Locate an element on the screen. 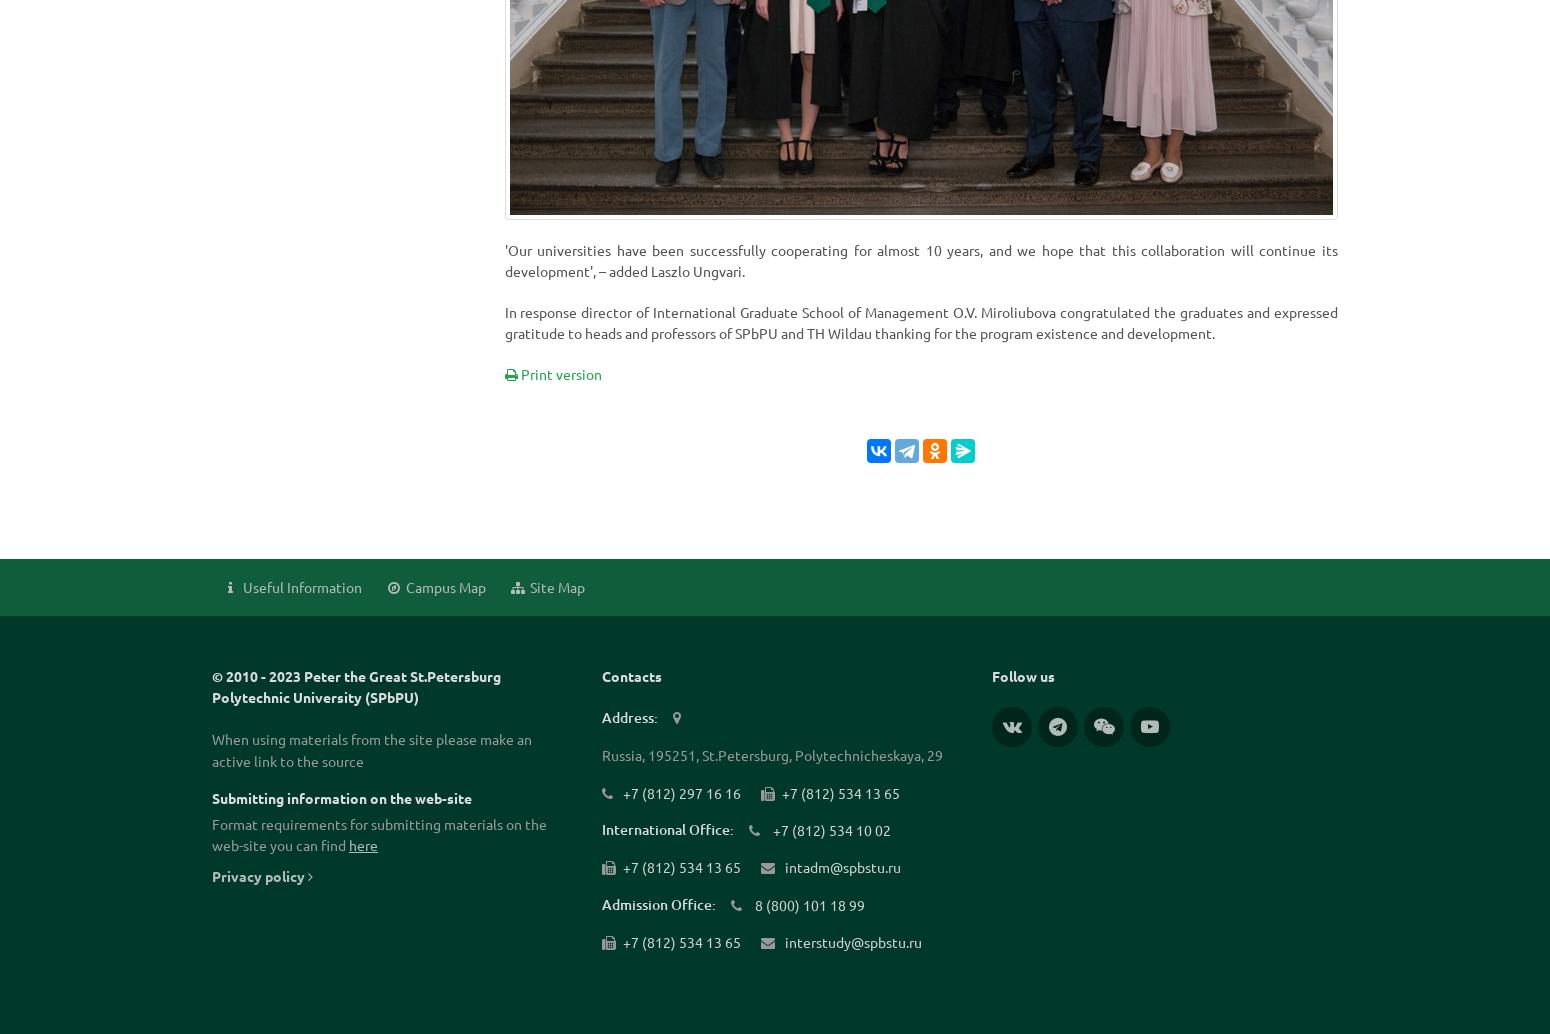  'Address:' is located at coordinates (629, 717).